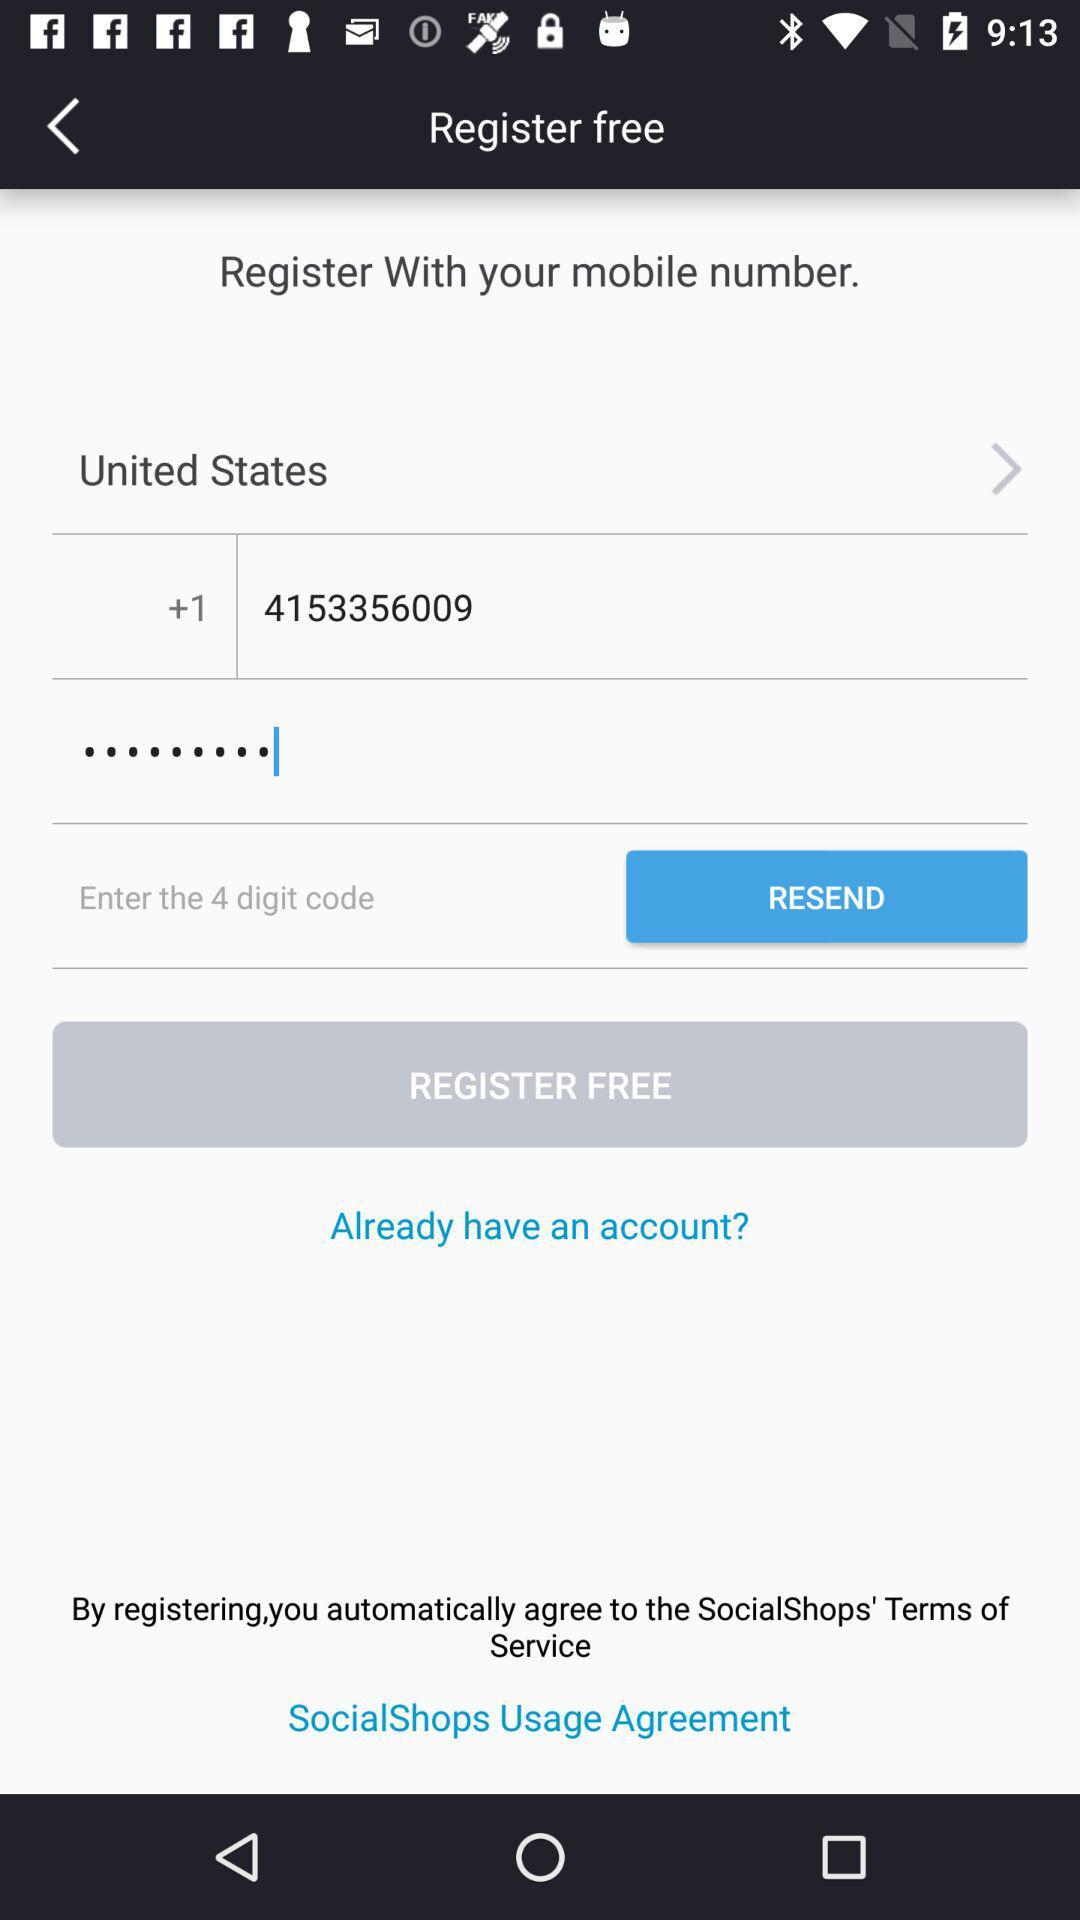  Describe the element at coordinates (338, 895) in the screenshot. I see `pin code` at that location.